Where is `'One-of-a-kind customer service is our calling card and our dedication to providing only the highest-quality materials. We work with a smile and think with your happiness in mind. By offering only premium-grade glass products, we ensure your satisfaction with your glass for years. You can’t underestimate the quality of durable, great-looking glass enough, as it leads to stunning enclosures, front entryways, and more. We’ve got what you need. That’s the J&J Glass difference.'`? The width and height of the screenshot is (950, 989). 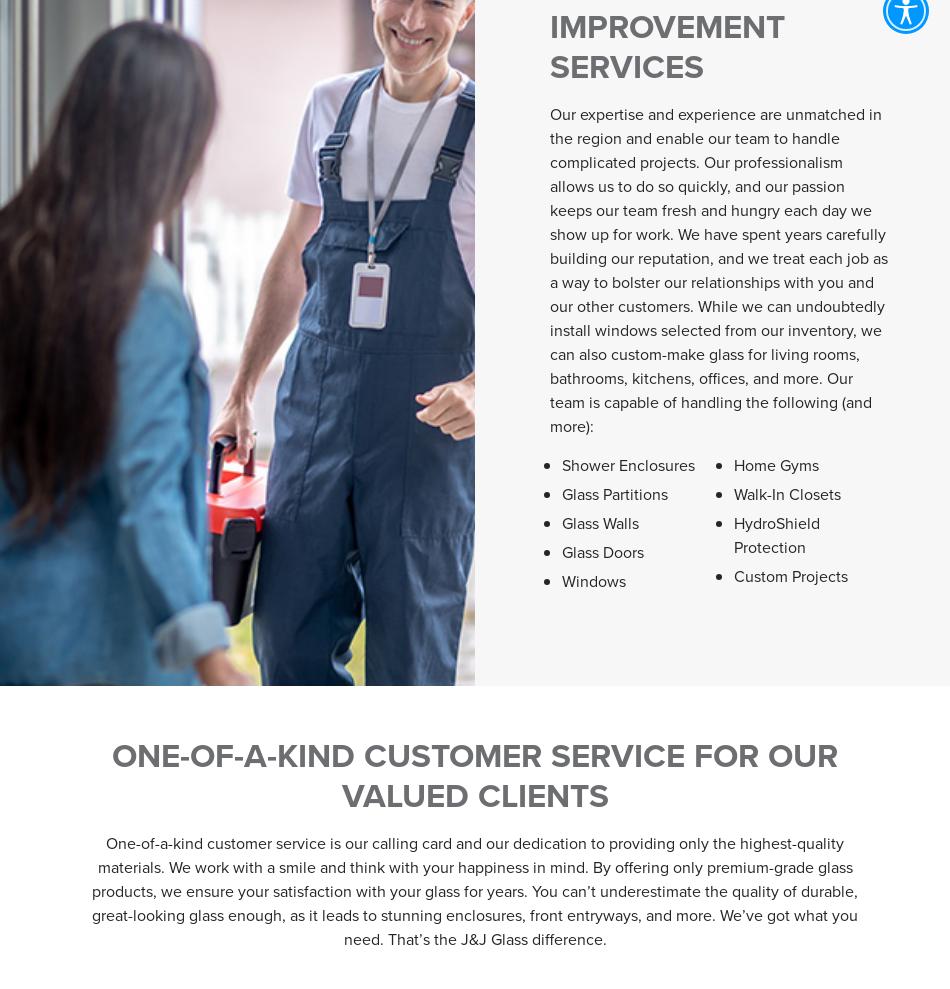
'One-of-a-kind customer service is our calling card and our dedication to providing only the highest-quality materials. We work with a smile and think with your happiness in mind. By offering only premium-grade glass products, we ensure your satisfaction with your glass for years. You can’t underestimate the quality of durable, great-looking glass enough, as it leads to stunning enclosures, front entryways, and more. We’ve got what you need. That’s the J&J Glass difference.' is located at coordinates (91, 890).